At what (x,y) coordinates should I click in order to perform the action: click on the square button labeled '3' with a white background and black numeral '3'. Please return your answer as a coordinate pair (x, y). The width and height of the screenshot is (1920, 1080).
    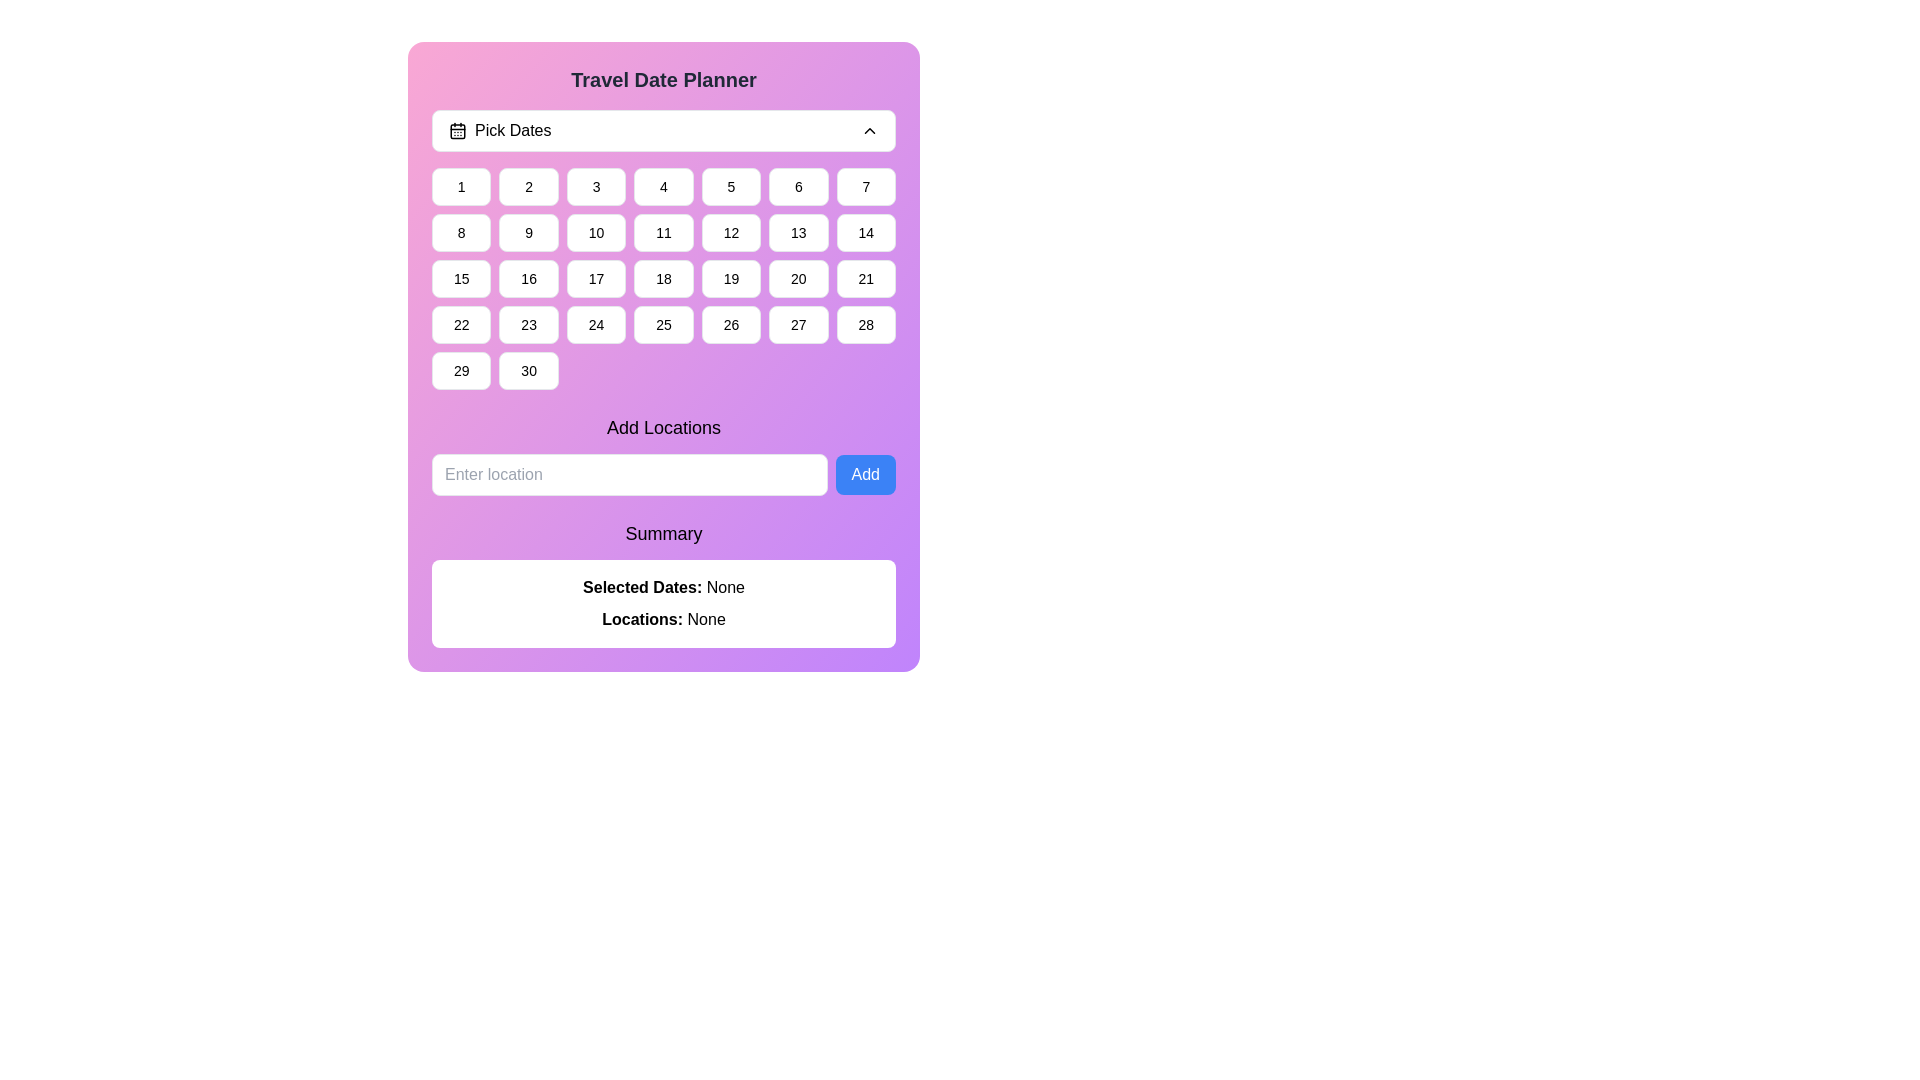
    Looking at the image, I should click on (595, 186).